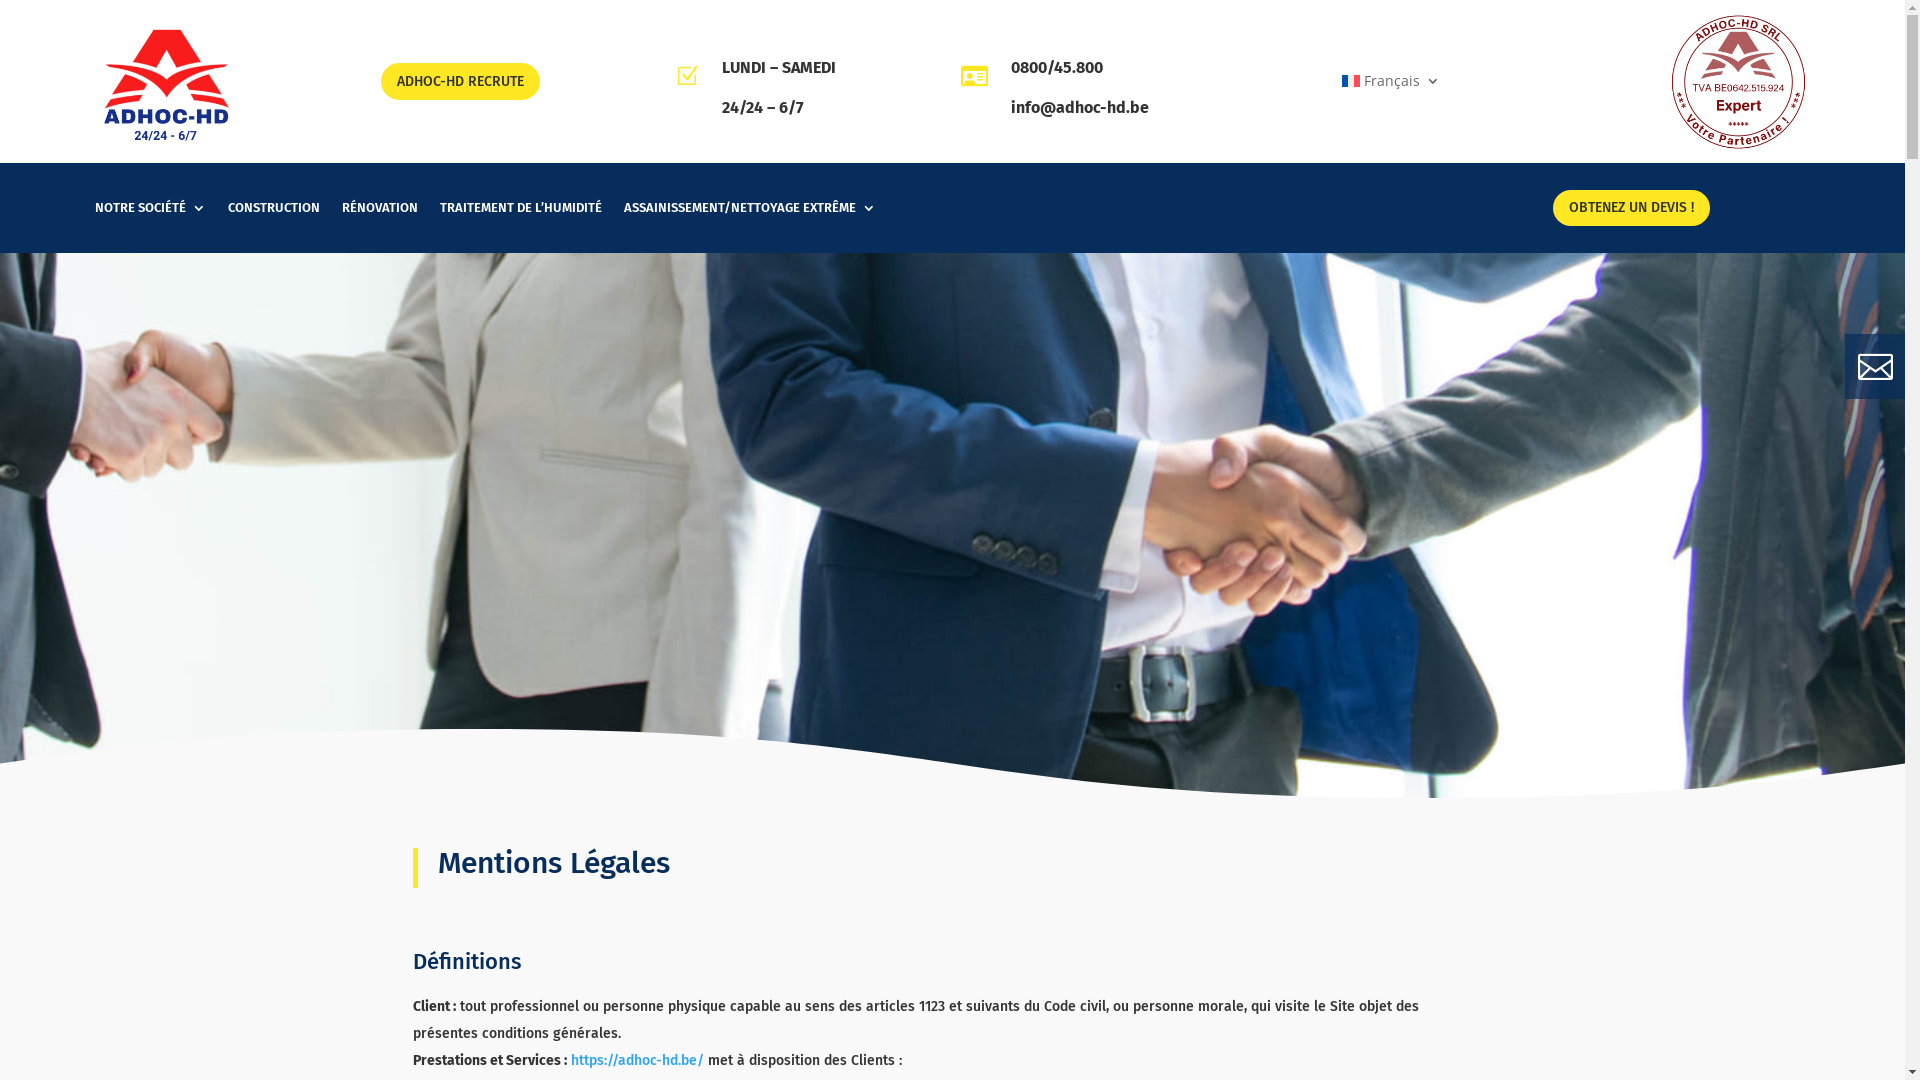  What do you see at coordinates (1078, 107) in the screenshot?
I see `'info@adhoc-hd.be'` at bounding box center [1078, 107].